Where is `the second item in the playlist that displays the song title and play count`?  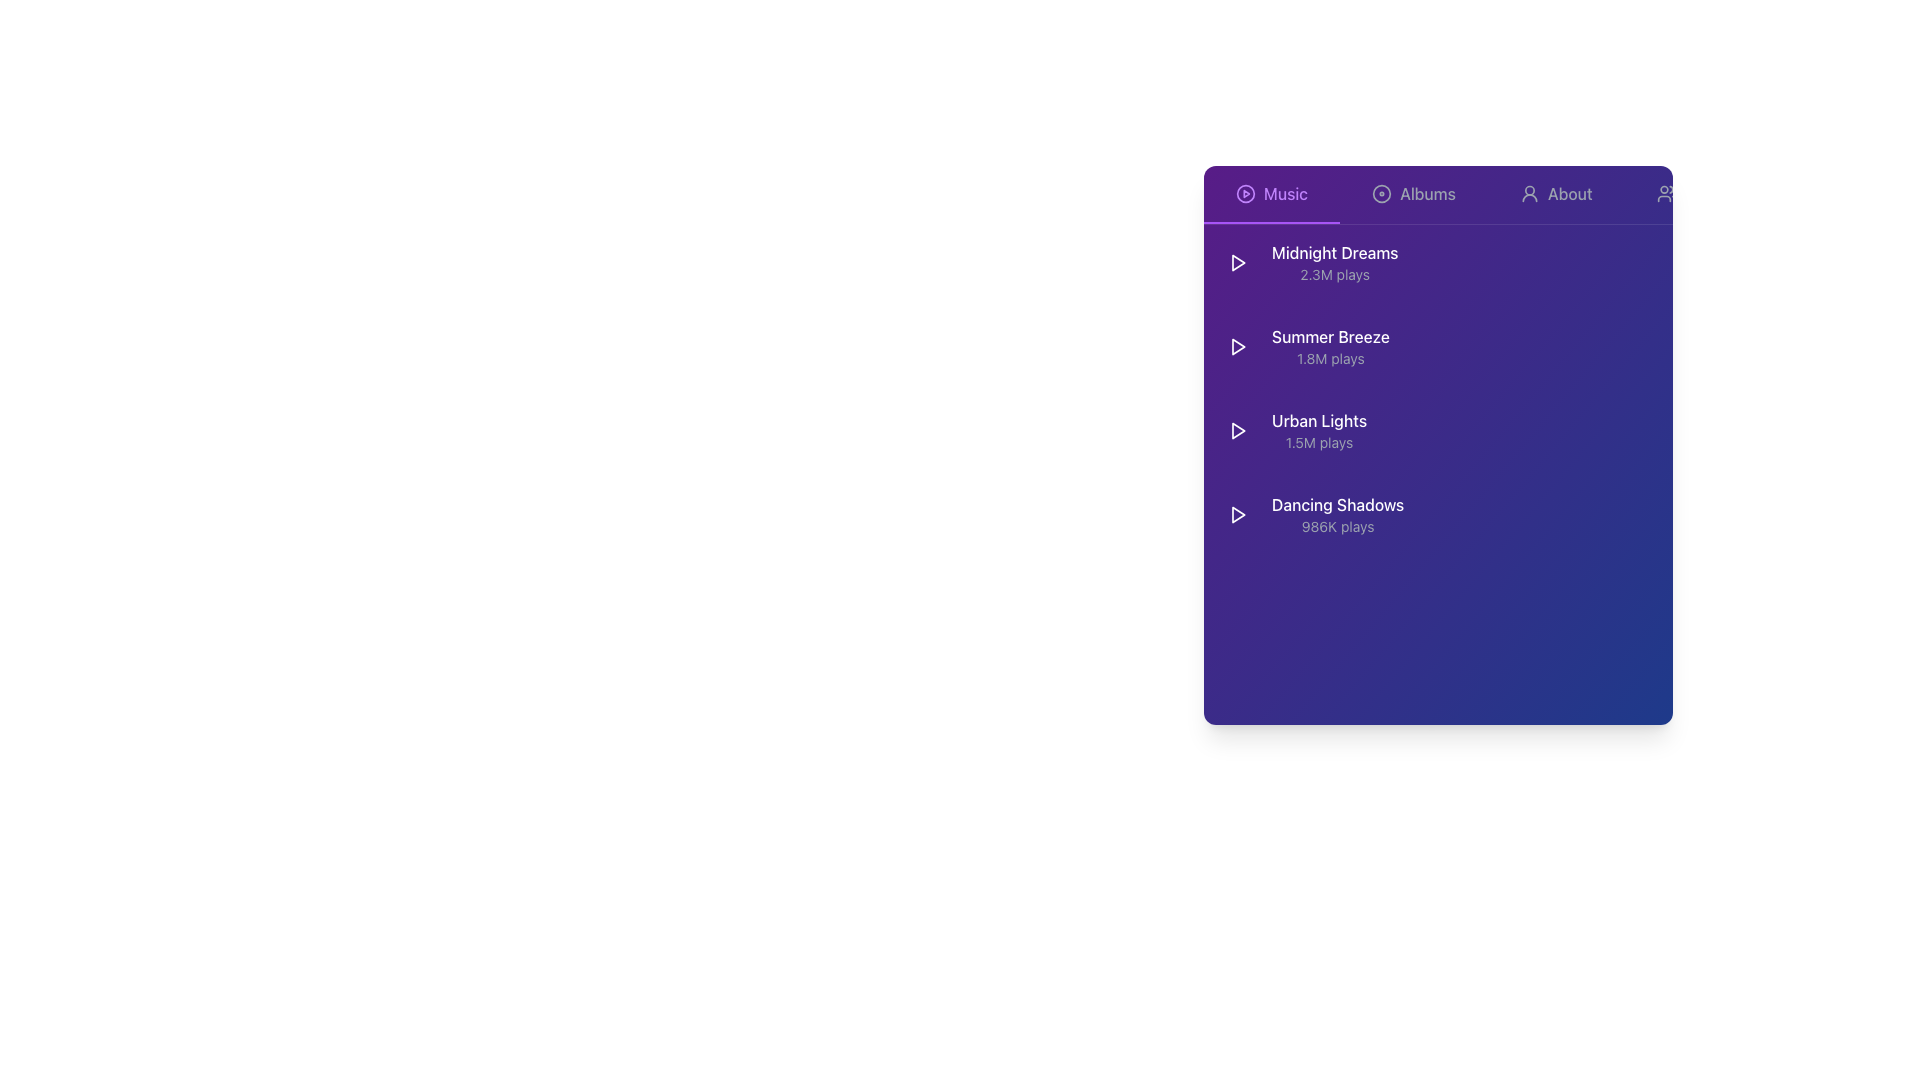
the second item in the playlist that displays the song title and play count is located at coordinates (1304, 346).